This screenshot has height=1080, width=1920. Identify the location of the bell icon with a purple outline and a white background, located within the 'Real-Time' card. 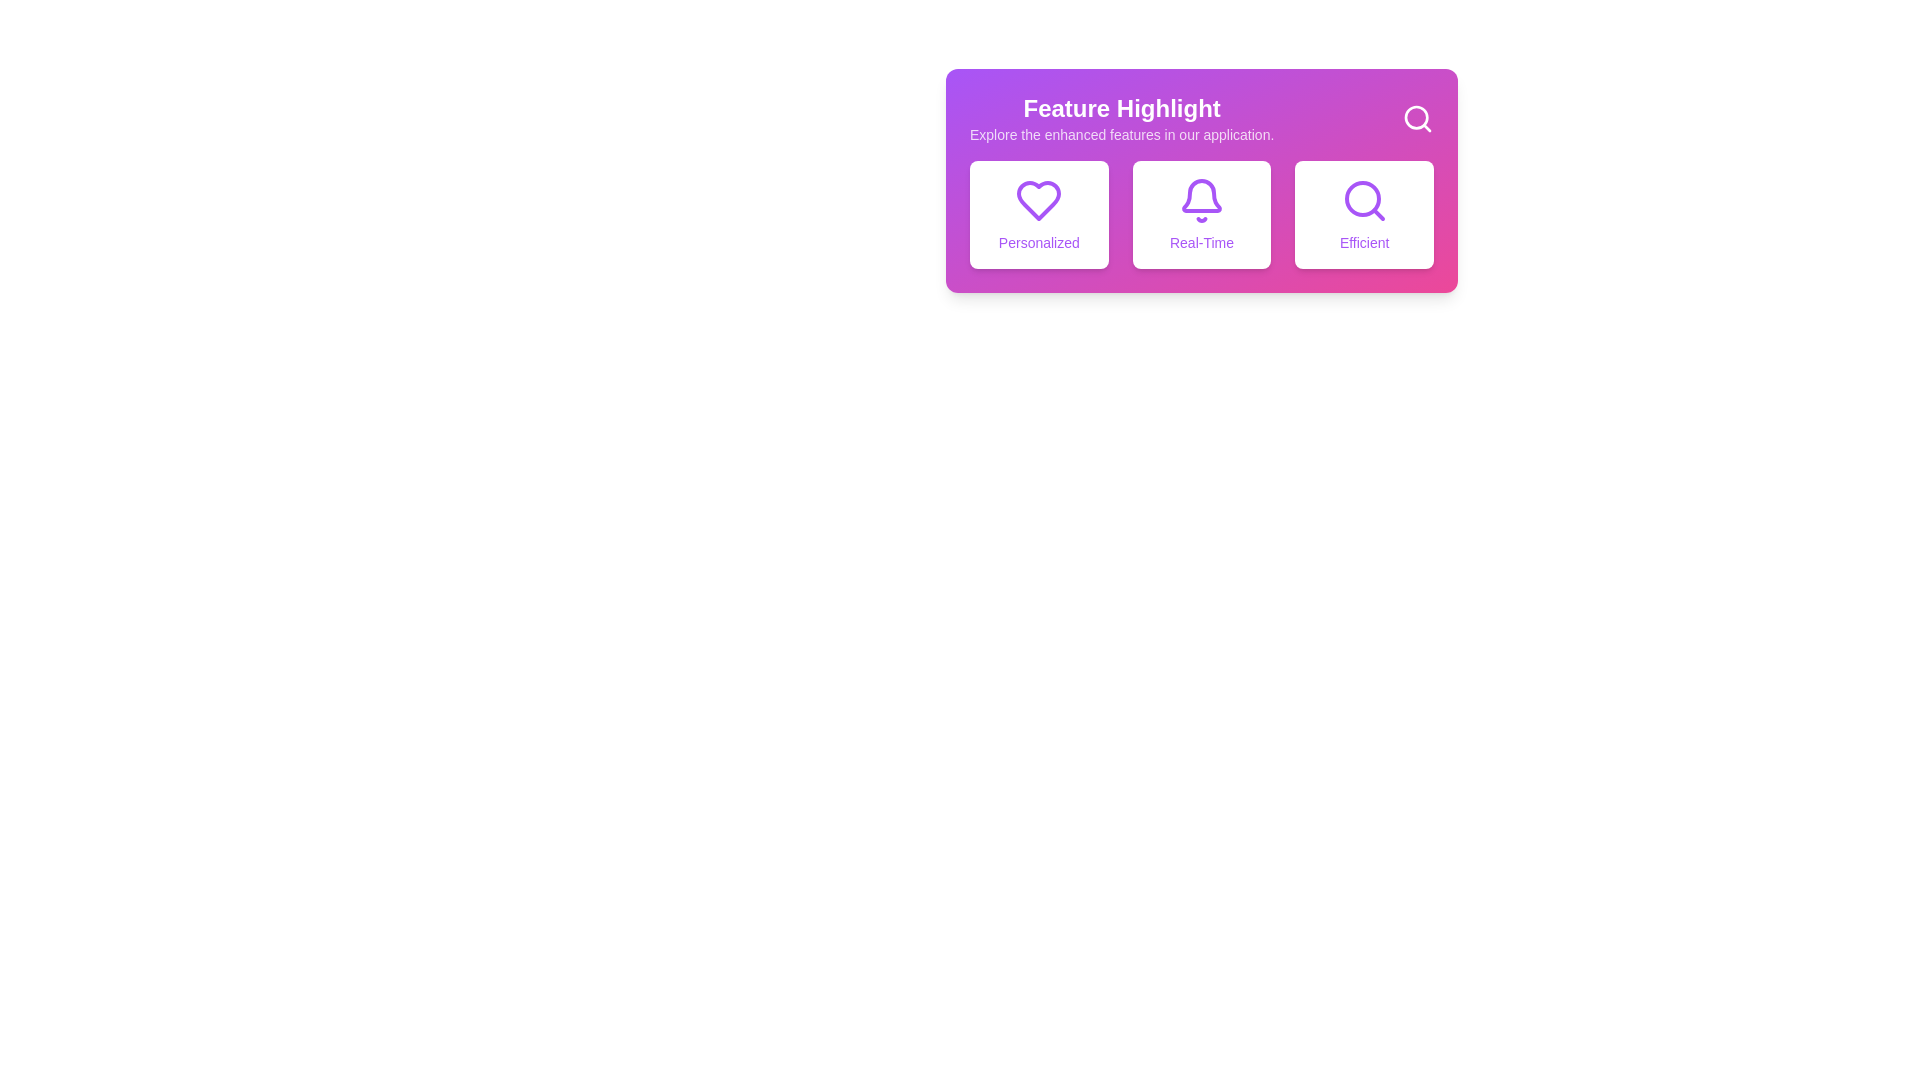
(1200, 200).